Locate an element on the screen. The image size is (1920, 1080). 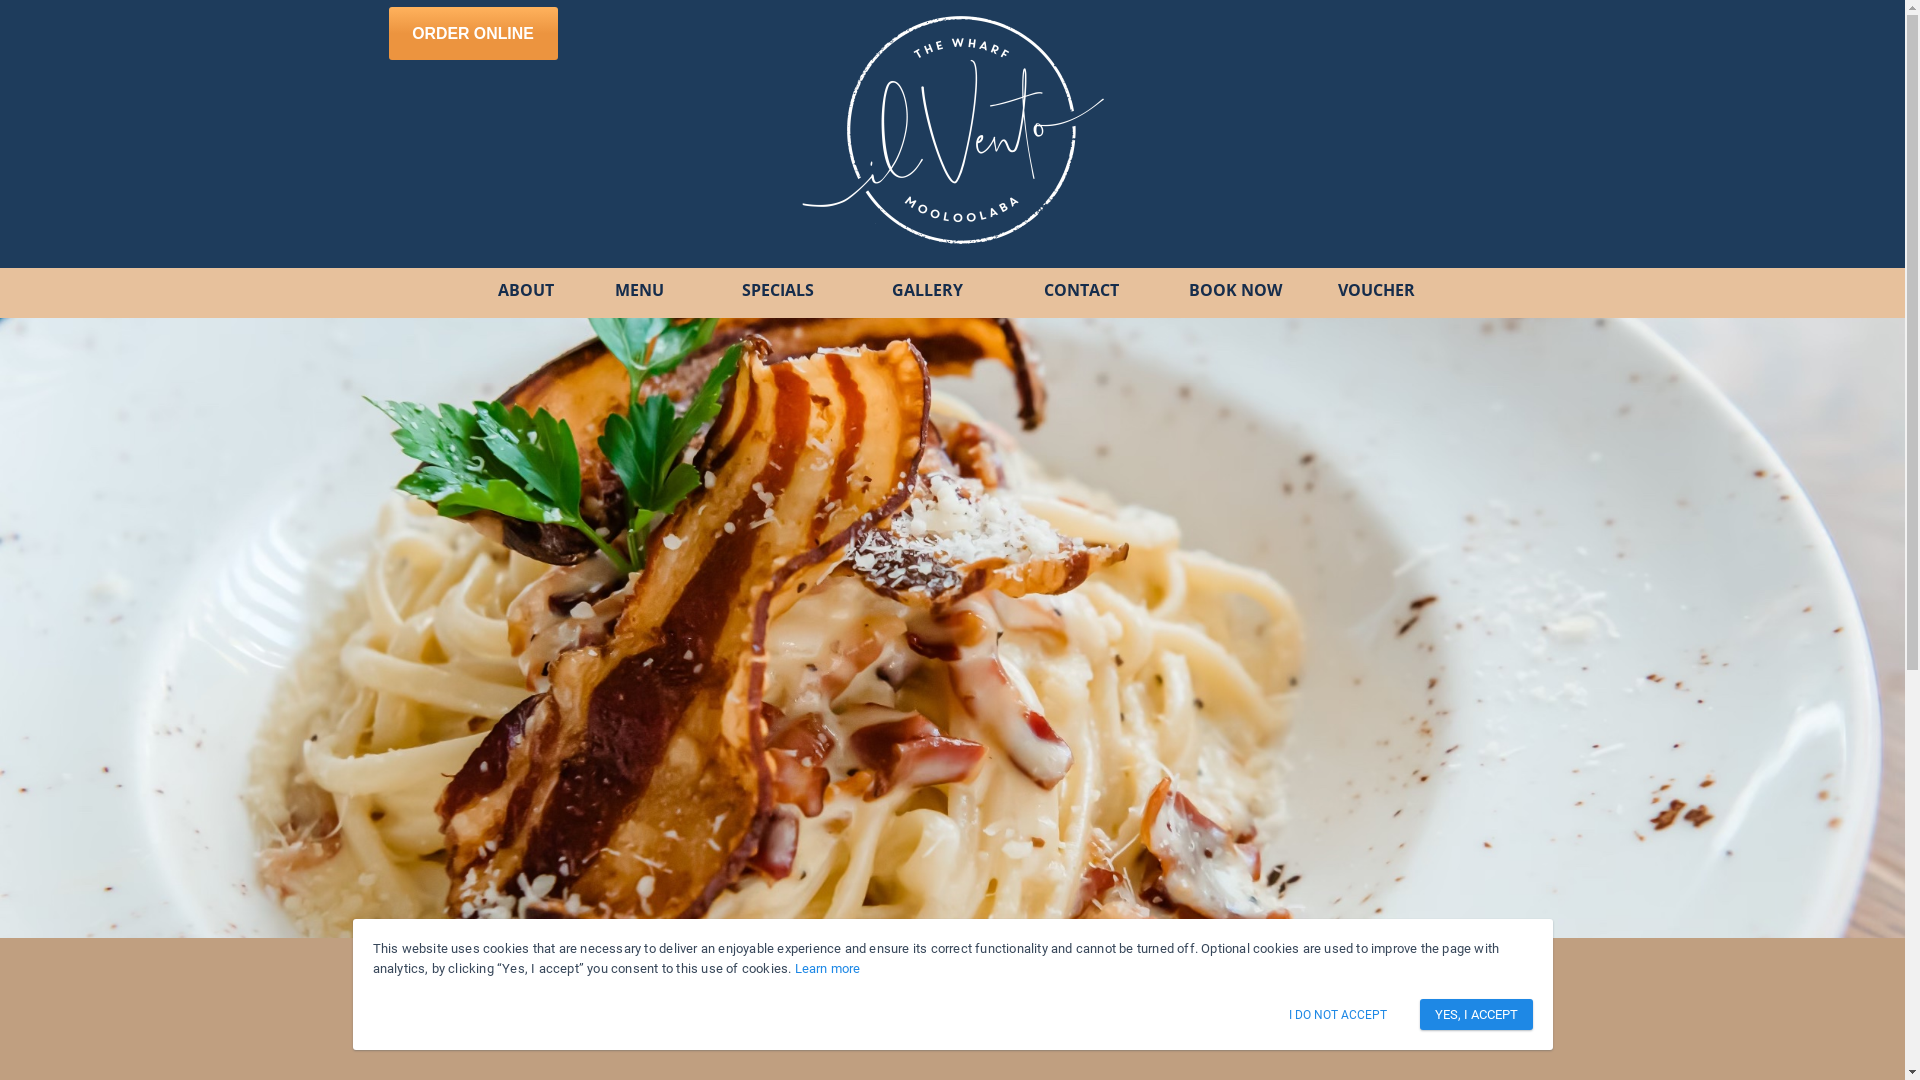
'BOOK NOW' is located at coordinates (1180, 290).